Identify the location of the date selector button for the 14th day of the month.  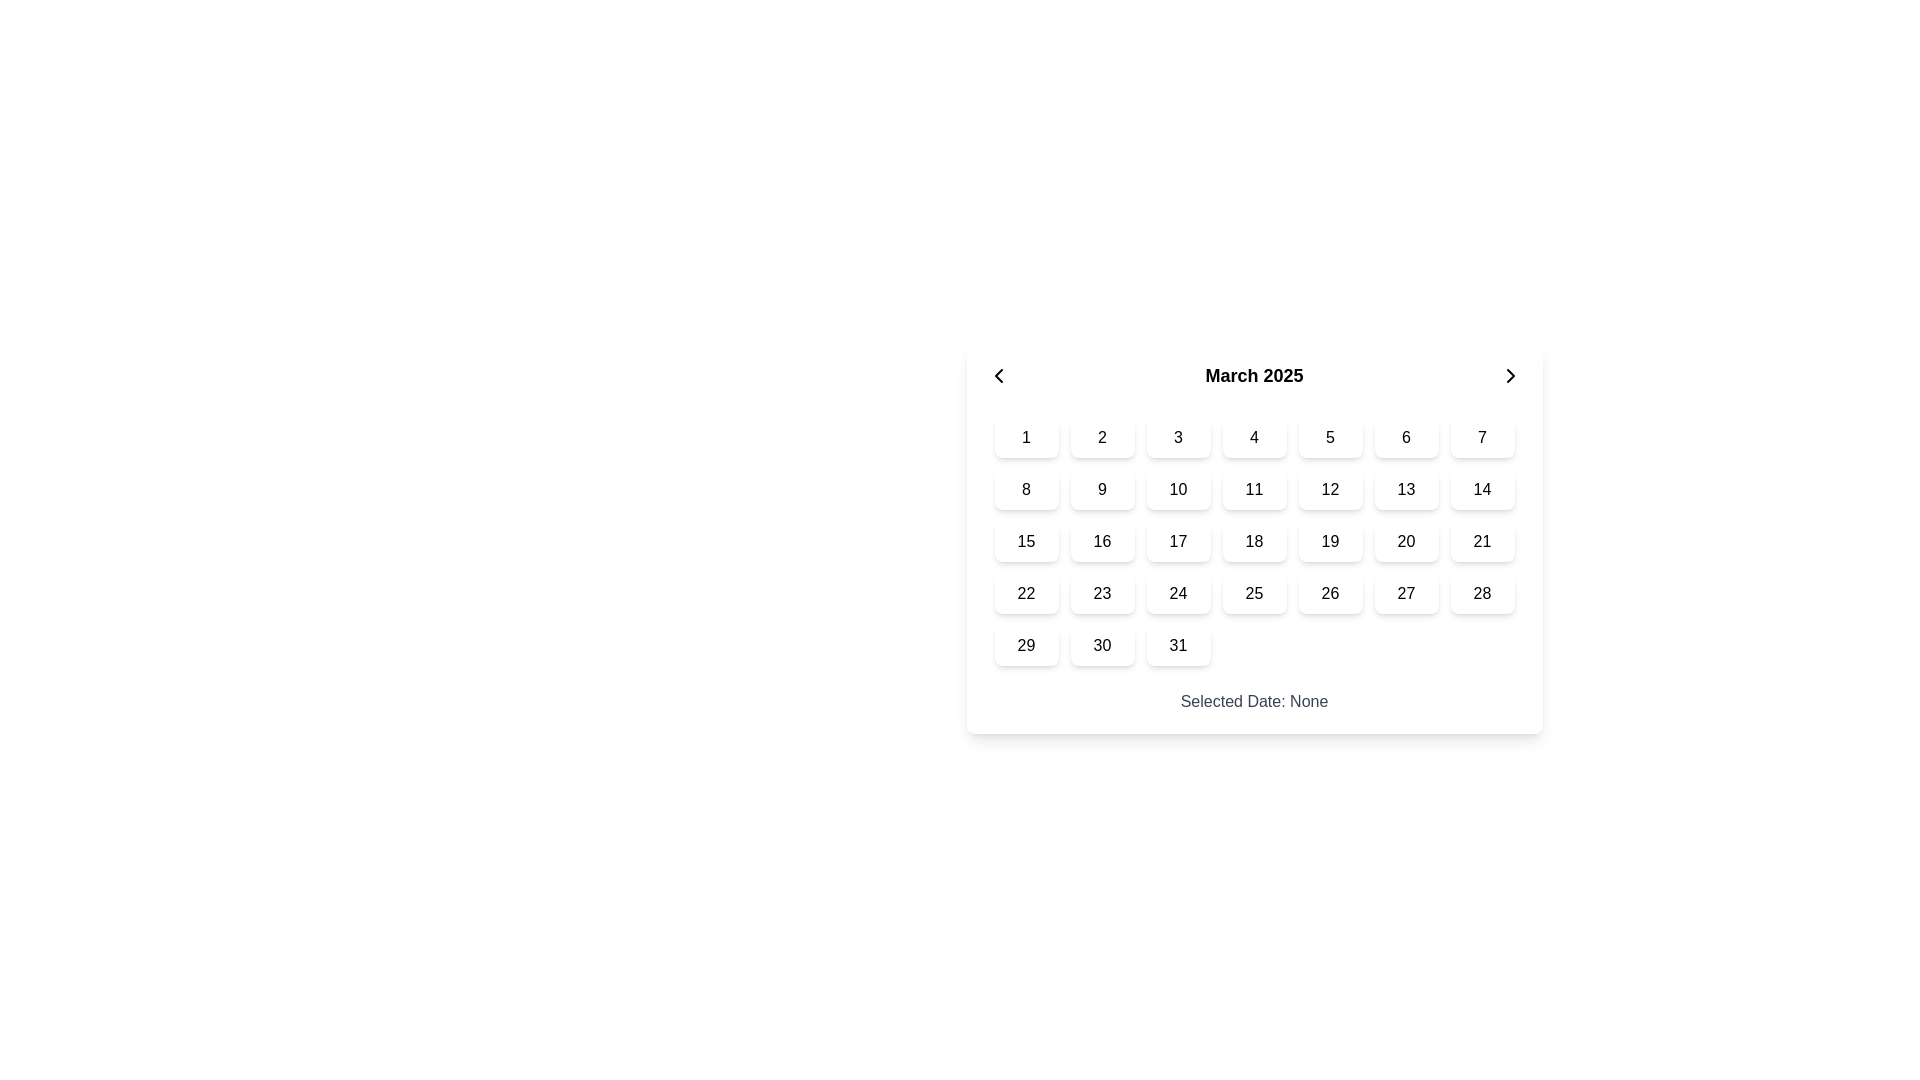
(1482, 489).